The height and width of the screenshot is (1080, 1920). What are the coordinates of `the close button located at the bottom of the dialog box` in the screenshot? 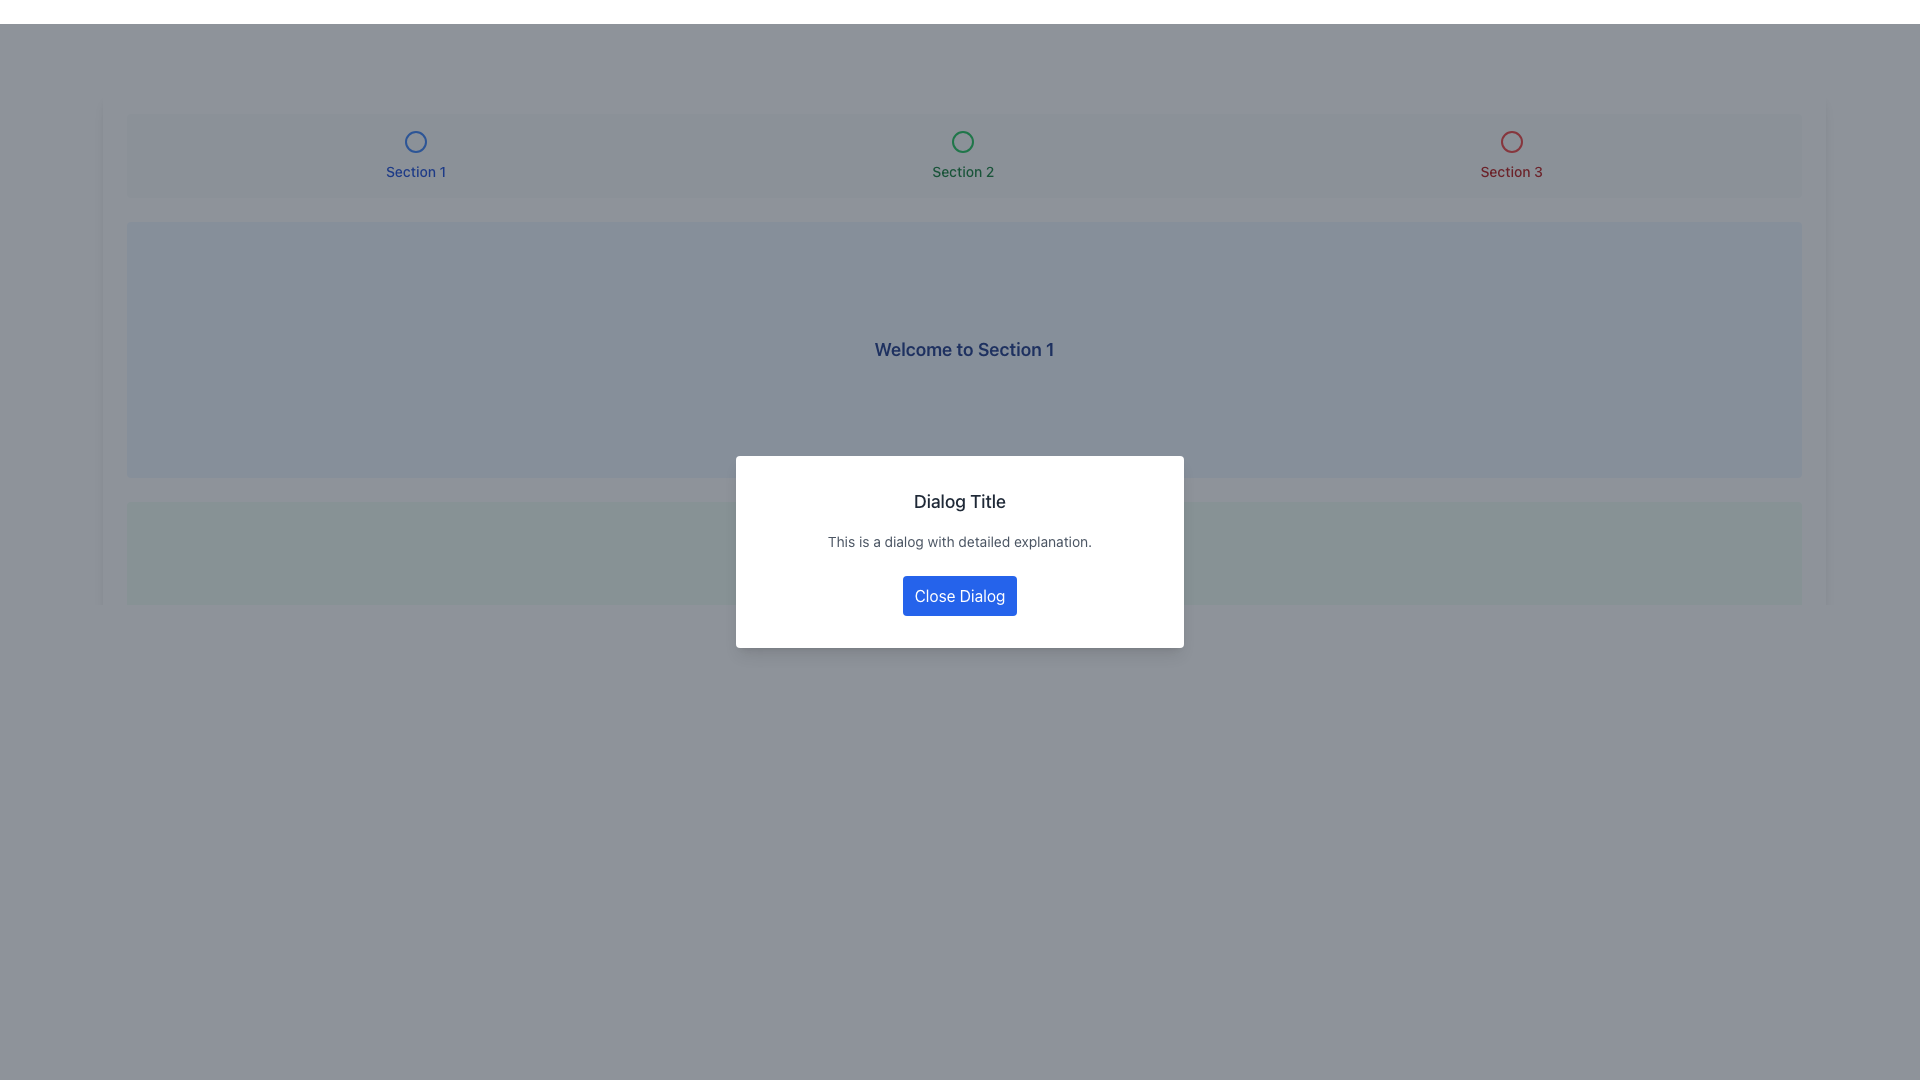 It's located at (960, 595).